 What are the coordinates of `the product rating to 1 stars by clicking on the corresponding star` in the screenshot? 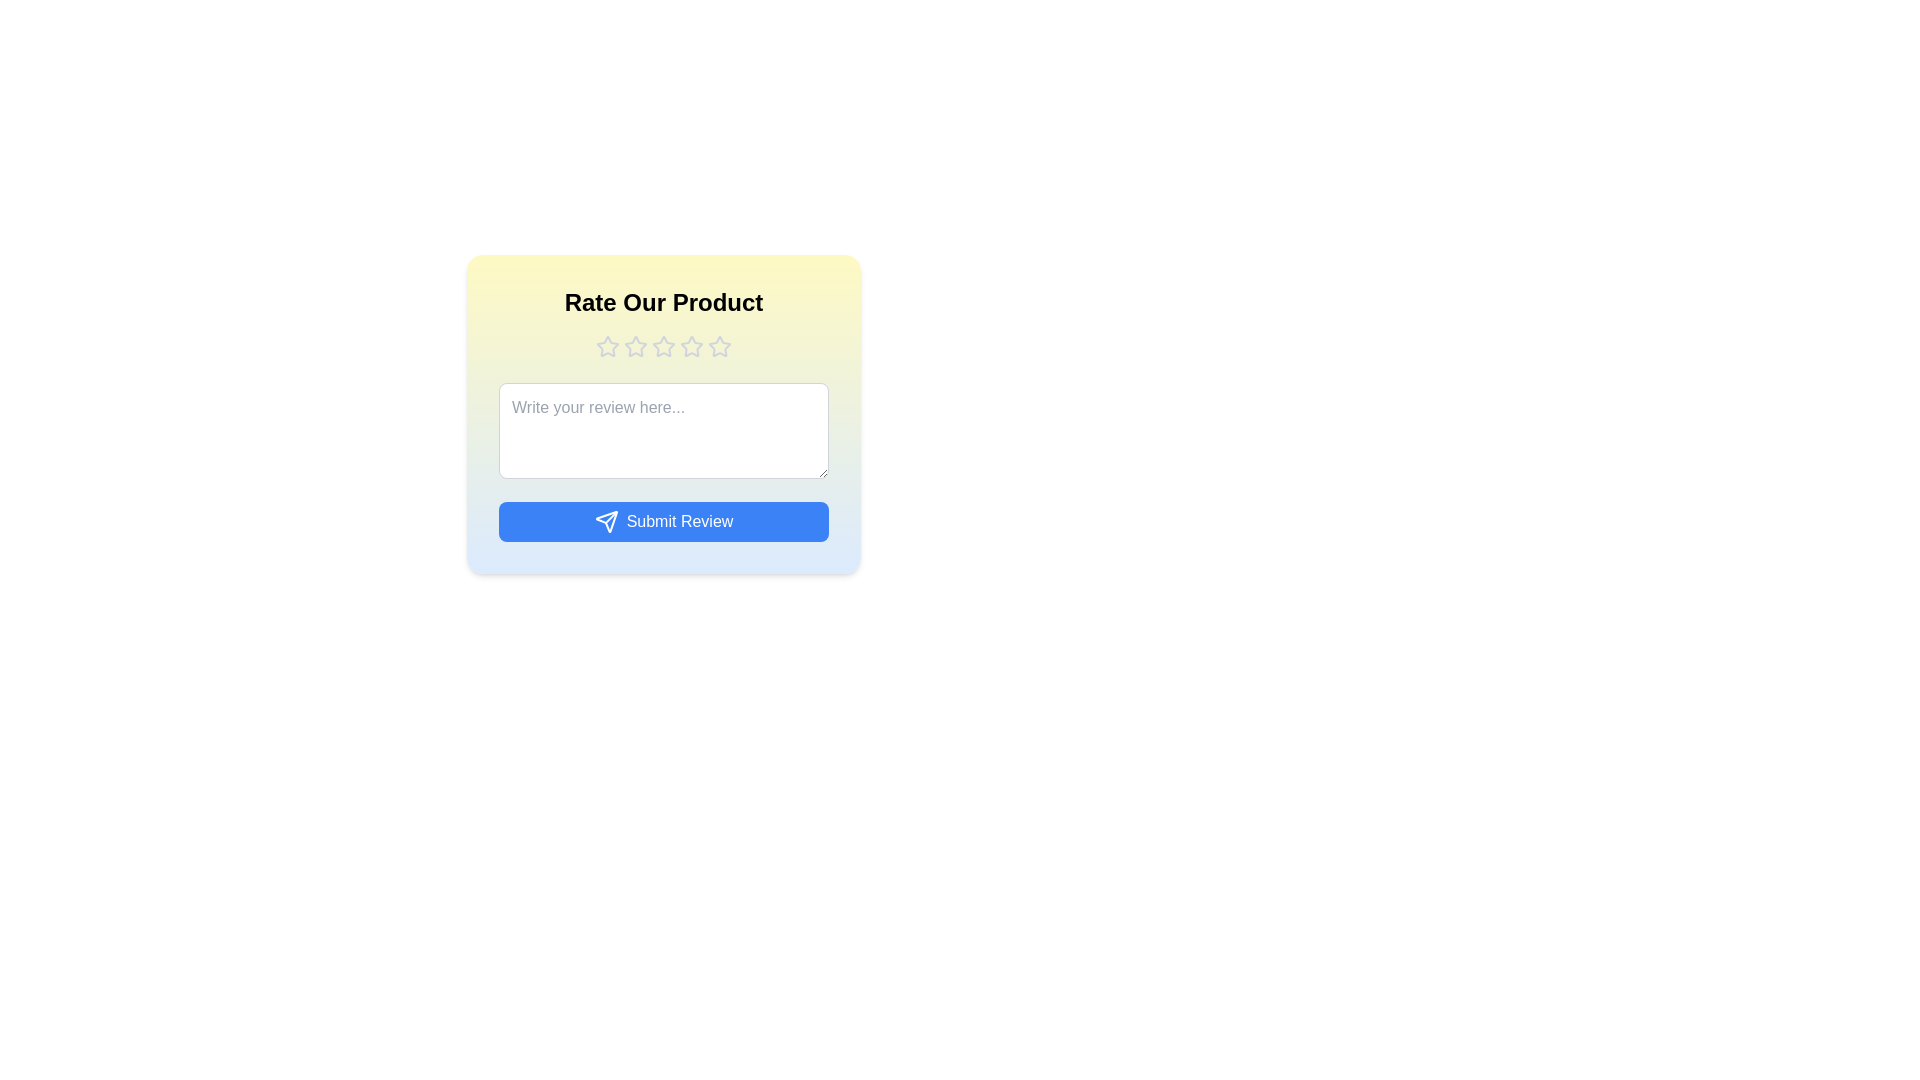 It's located at (607, 346).